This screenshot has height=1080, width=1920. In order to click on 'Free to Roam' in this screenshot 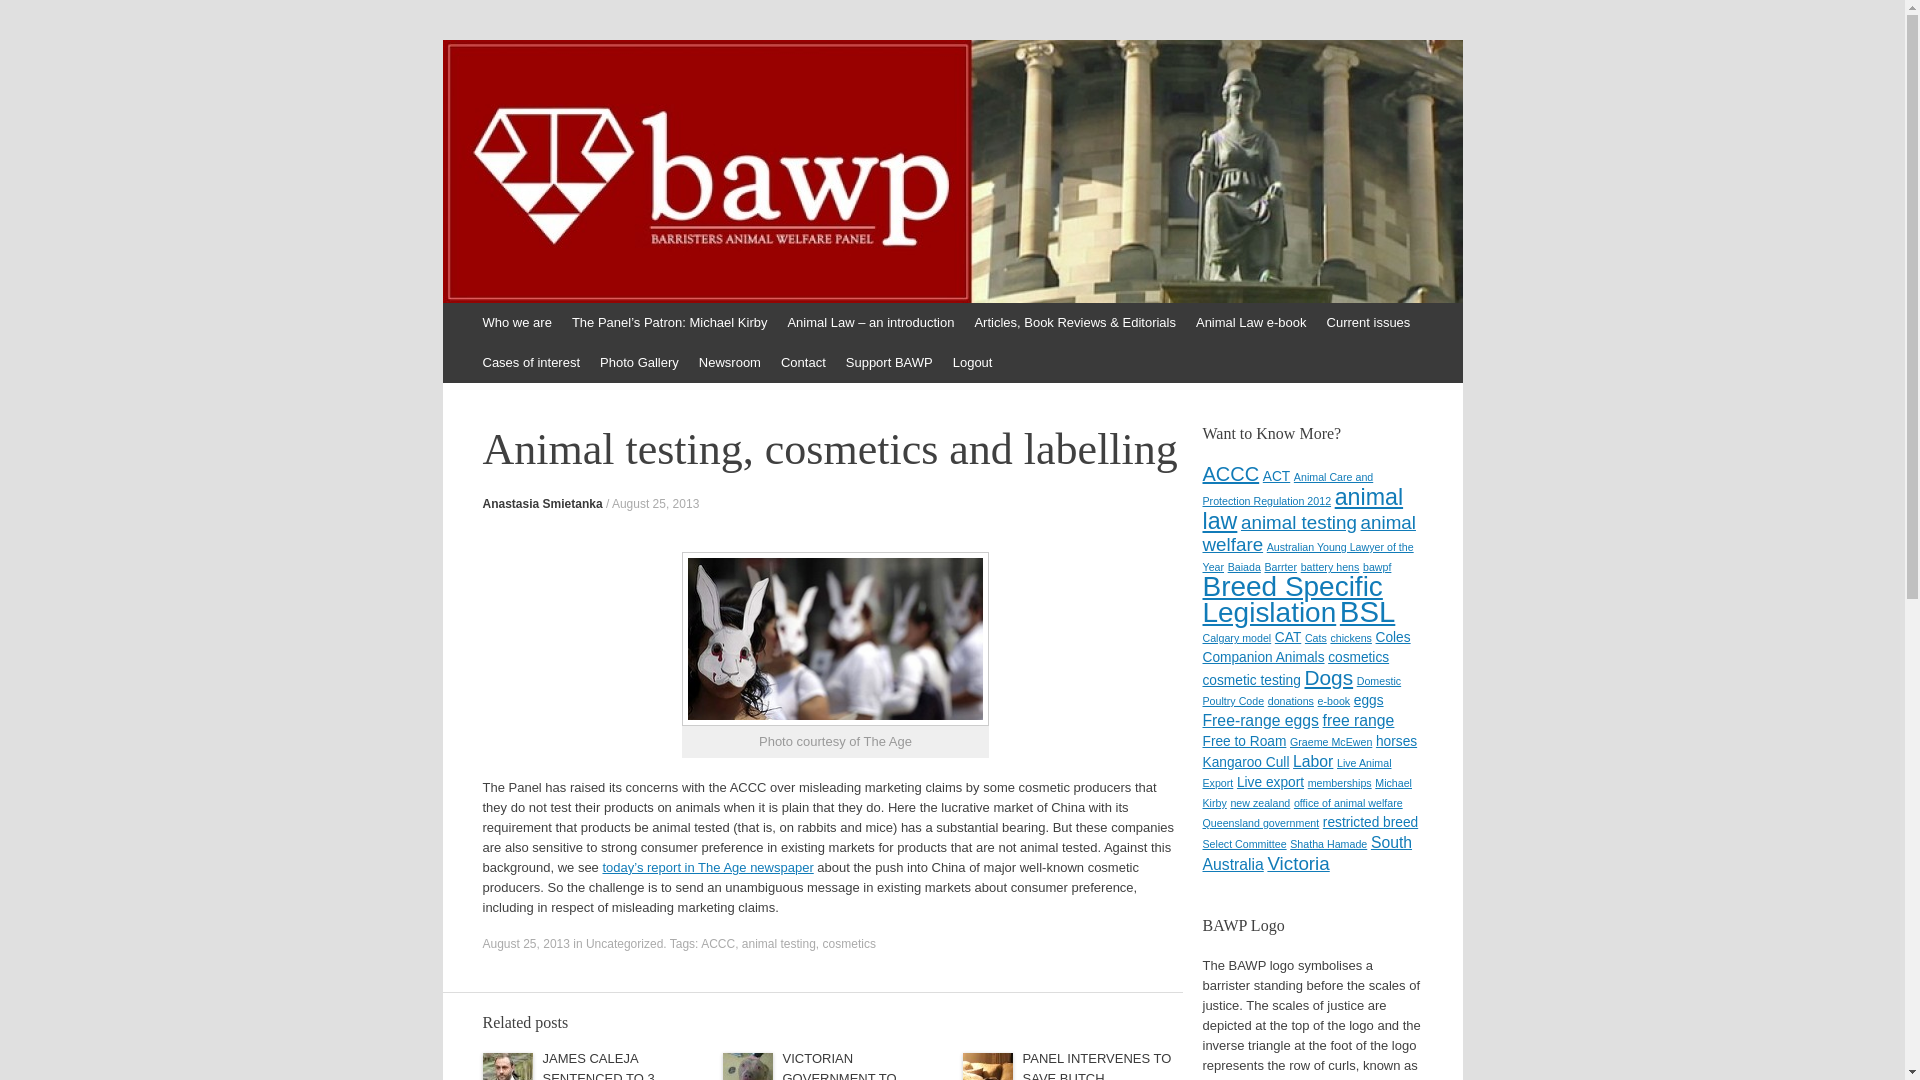, I will do `click(1242, 741)`.